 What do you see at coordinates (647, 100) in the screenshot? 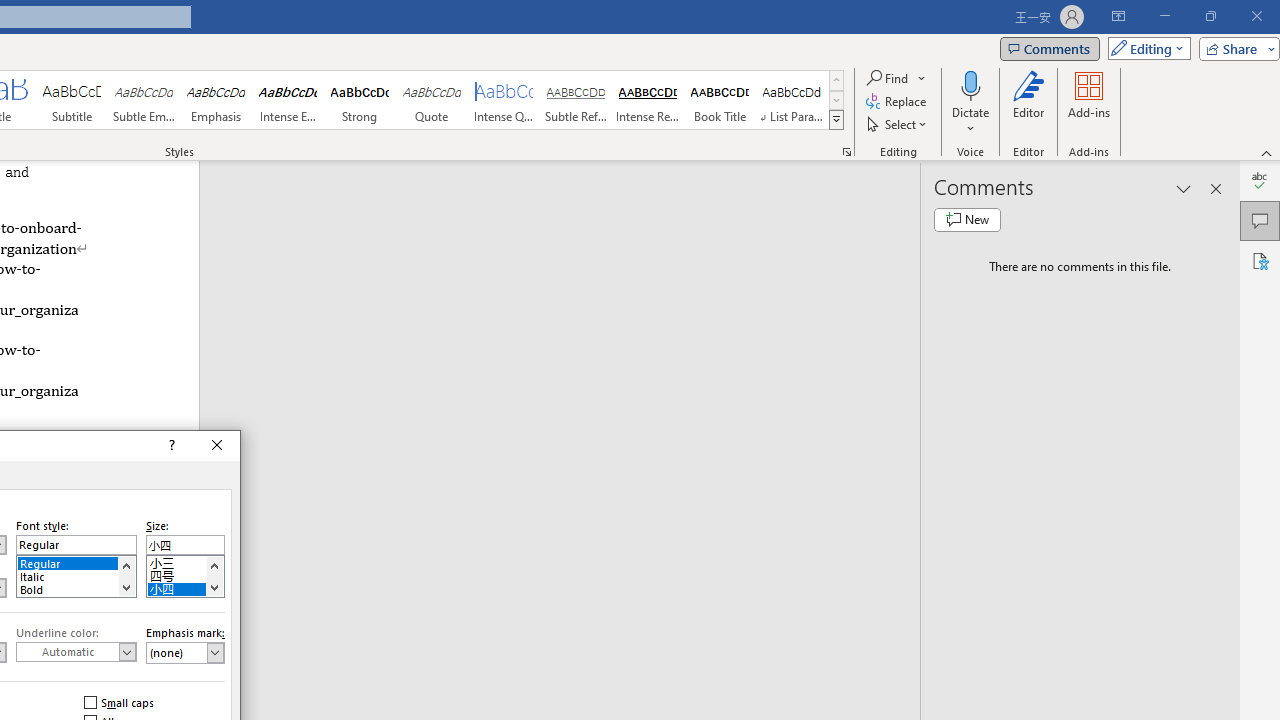
I see `'Intense Reference'` at bounding box center [647, 100].